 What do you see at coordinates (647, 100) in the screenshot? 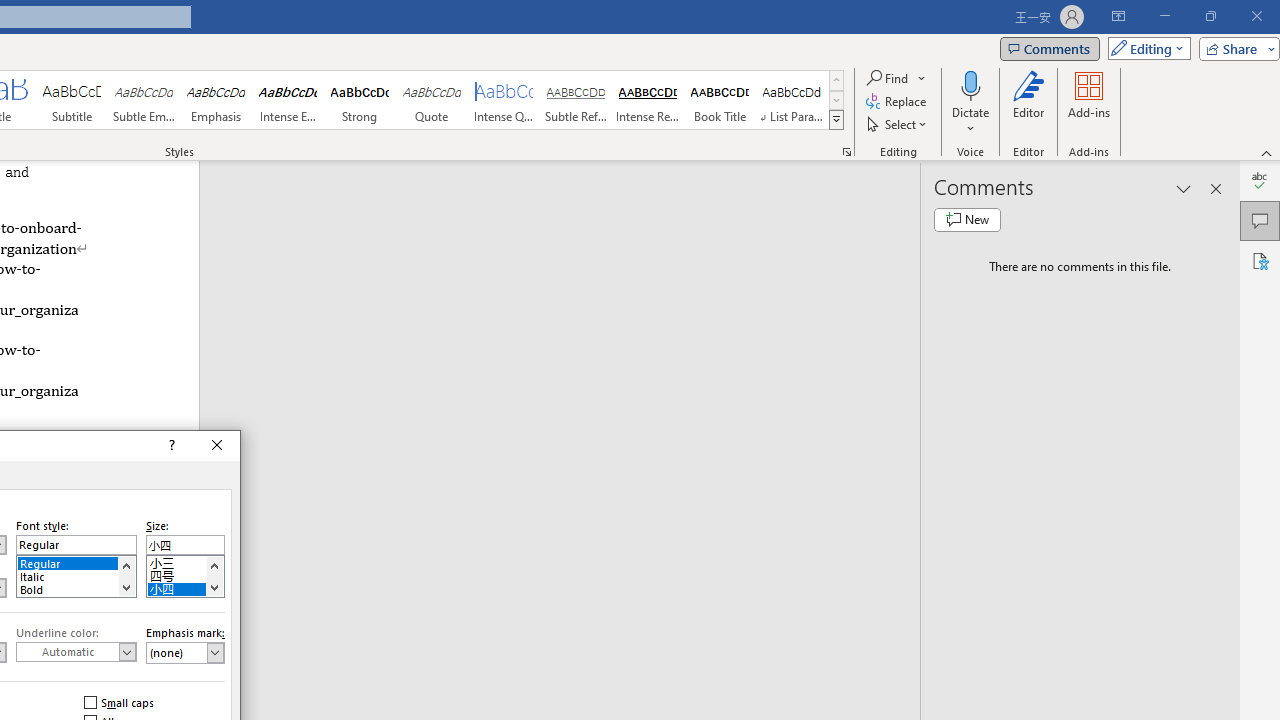
I see `'Intense Reference'` at bounding box center [647, 100].